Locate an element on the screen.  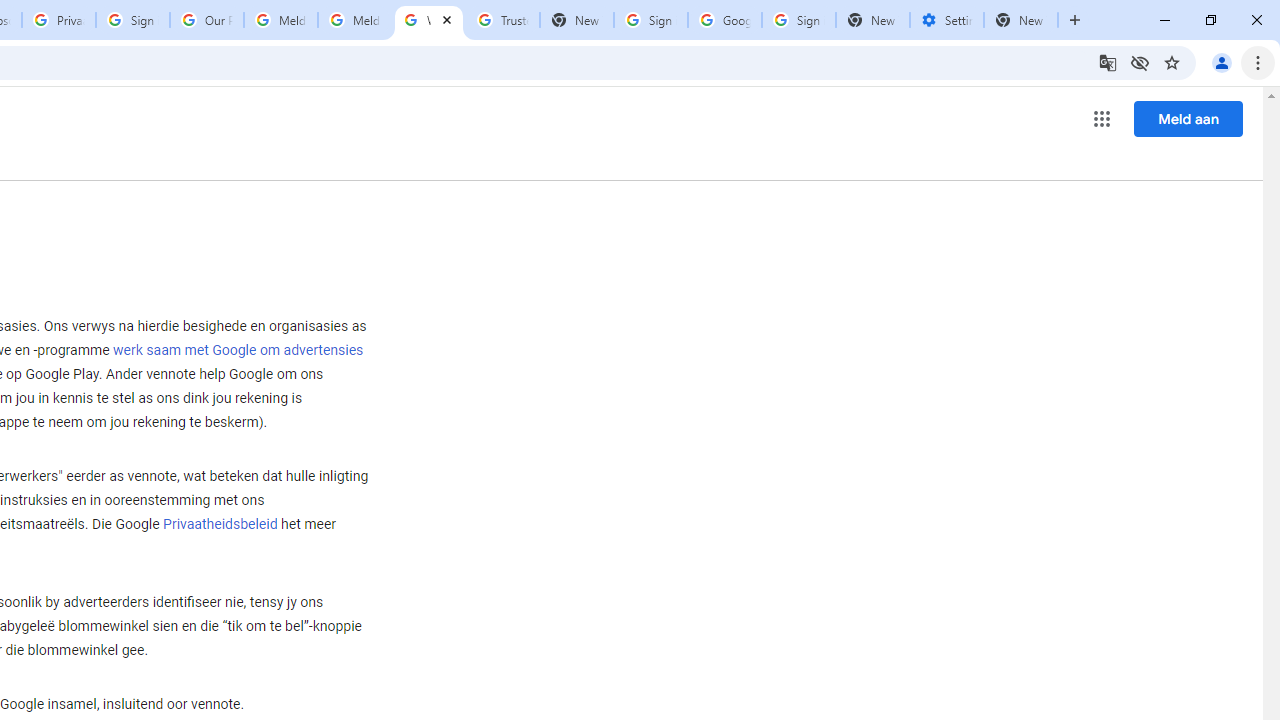
'Meld aan' is located at coordinates (1188, 118).